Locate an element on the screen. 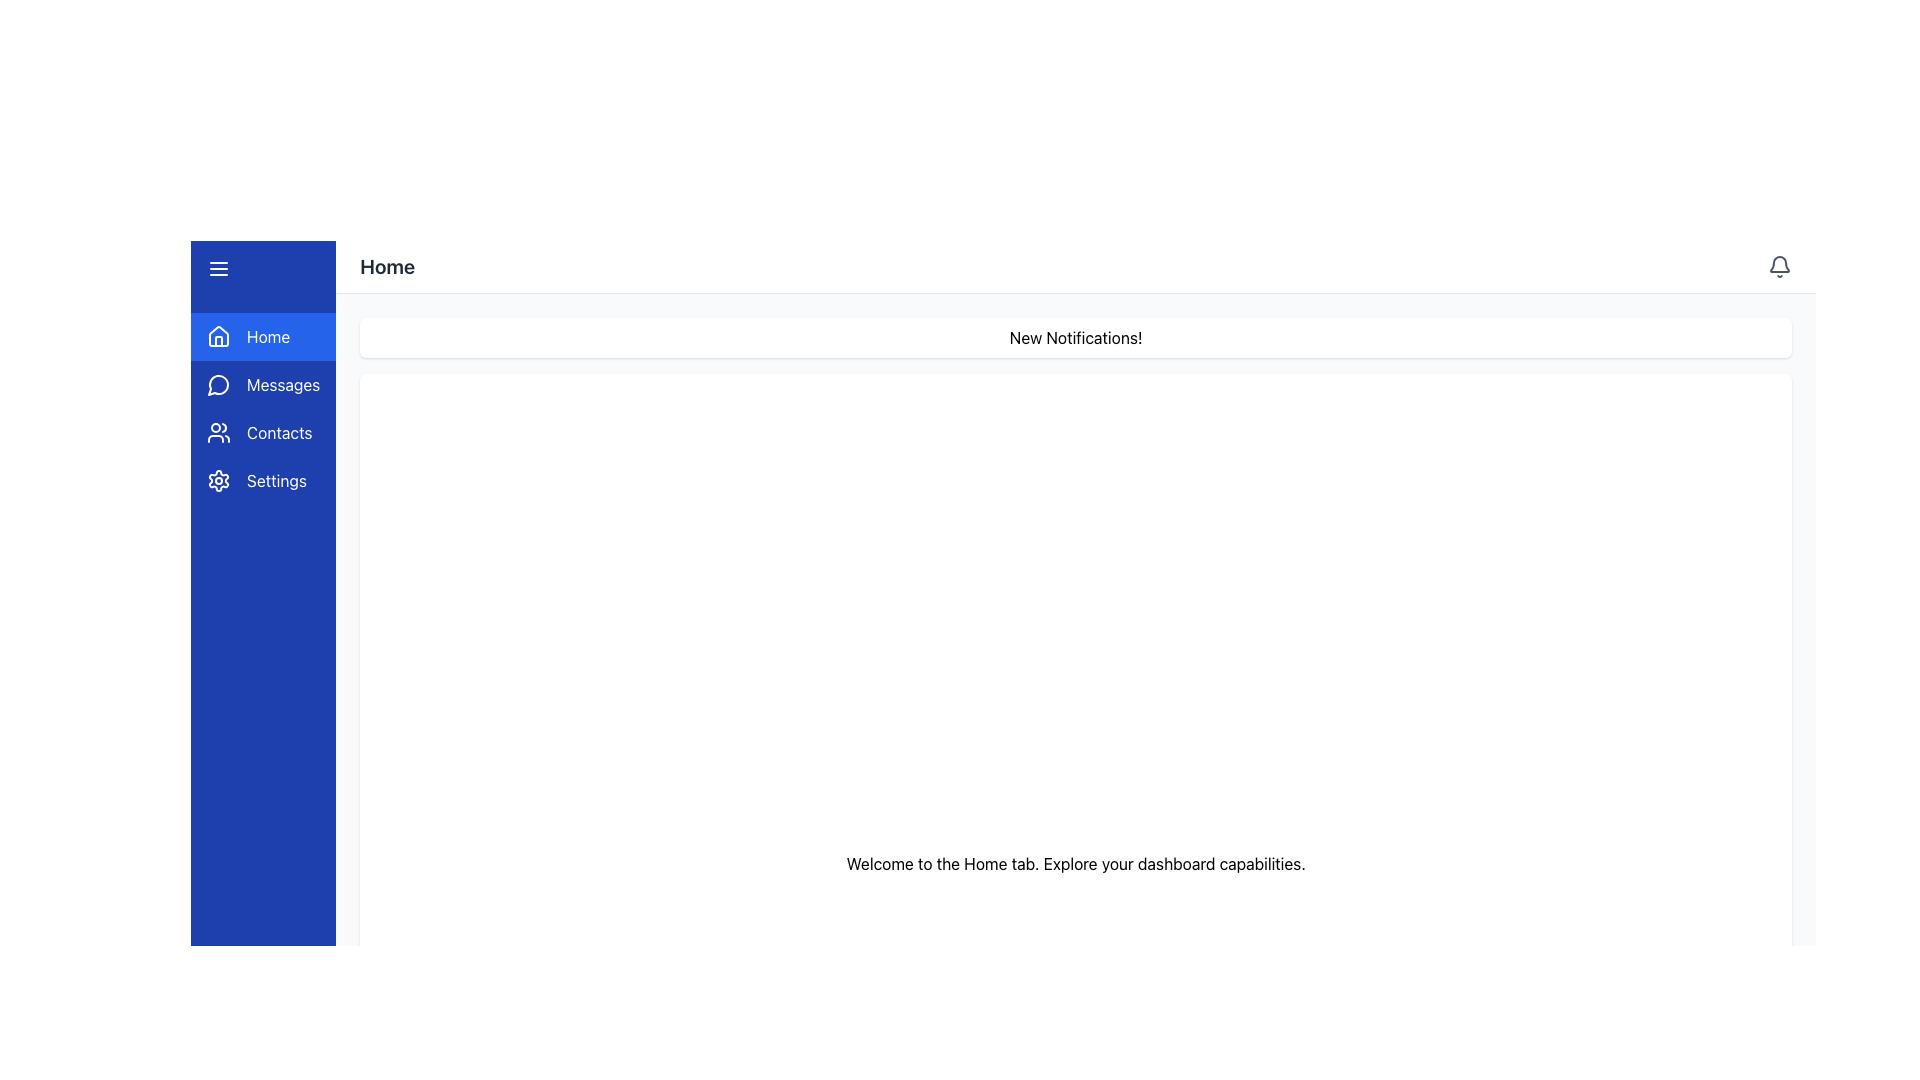 The image size is (1920, 1080). the menu toggle icon in the blue sidebar is located at coordinates (219, 268).